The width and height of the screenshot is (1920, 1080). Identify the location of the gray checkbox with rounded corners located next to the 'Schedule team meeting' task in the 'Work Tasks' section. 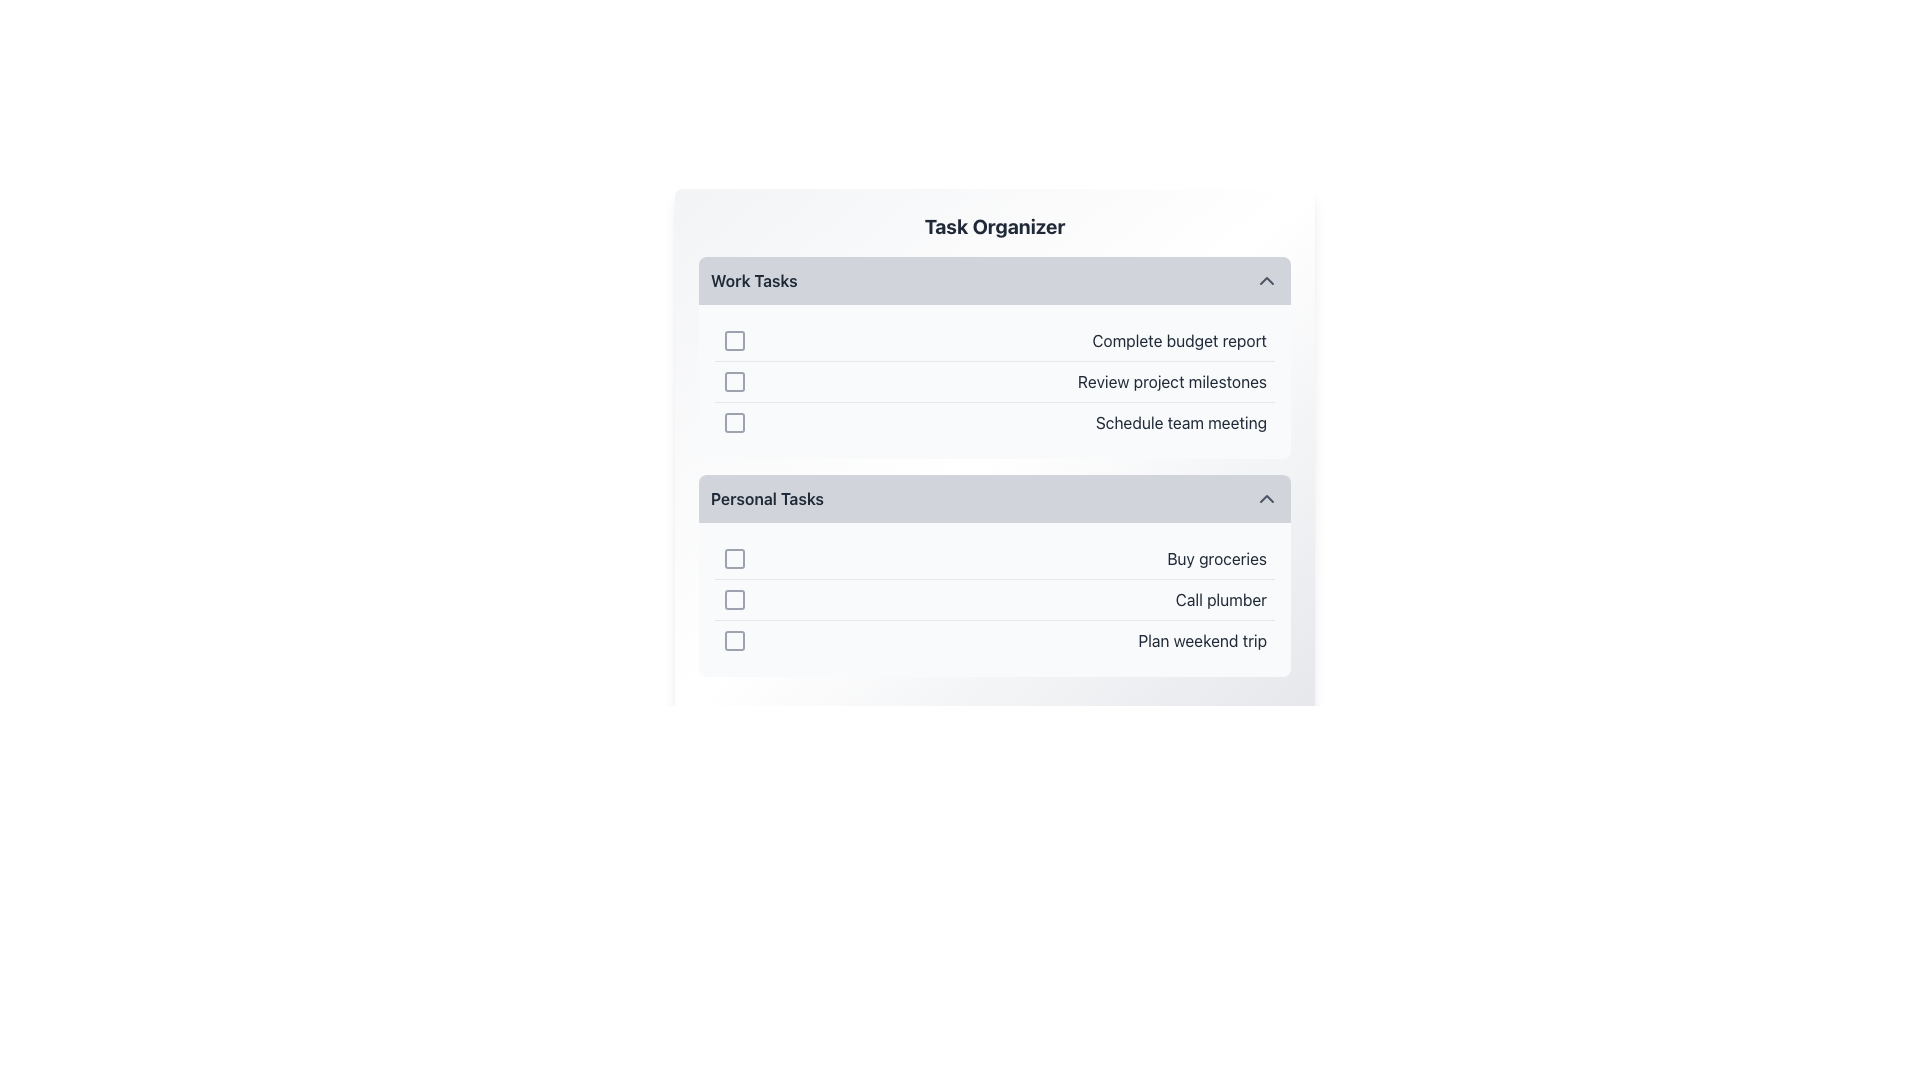
(733, 422).